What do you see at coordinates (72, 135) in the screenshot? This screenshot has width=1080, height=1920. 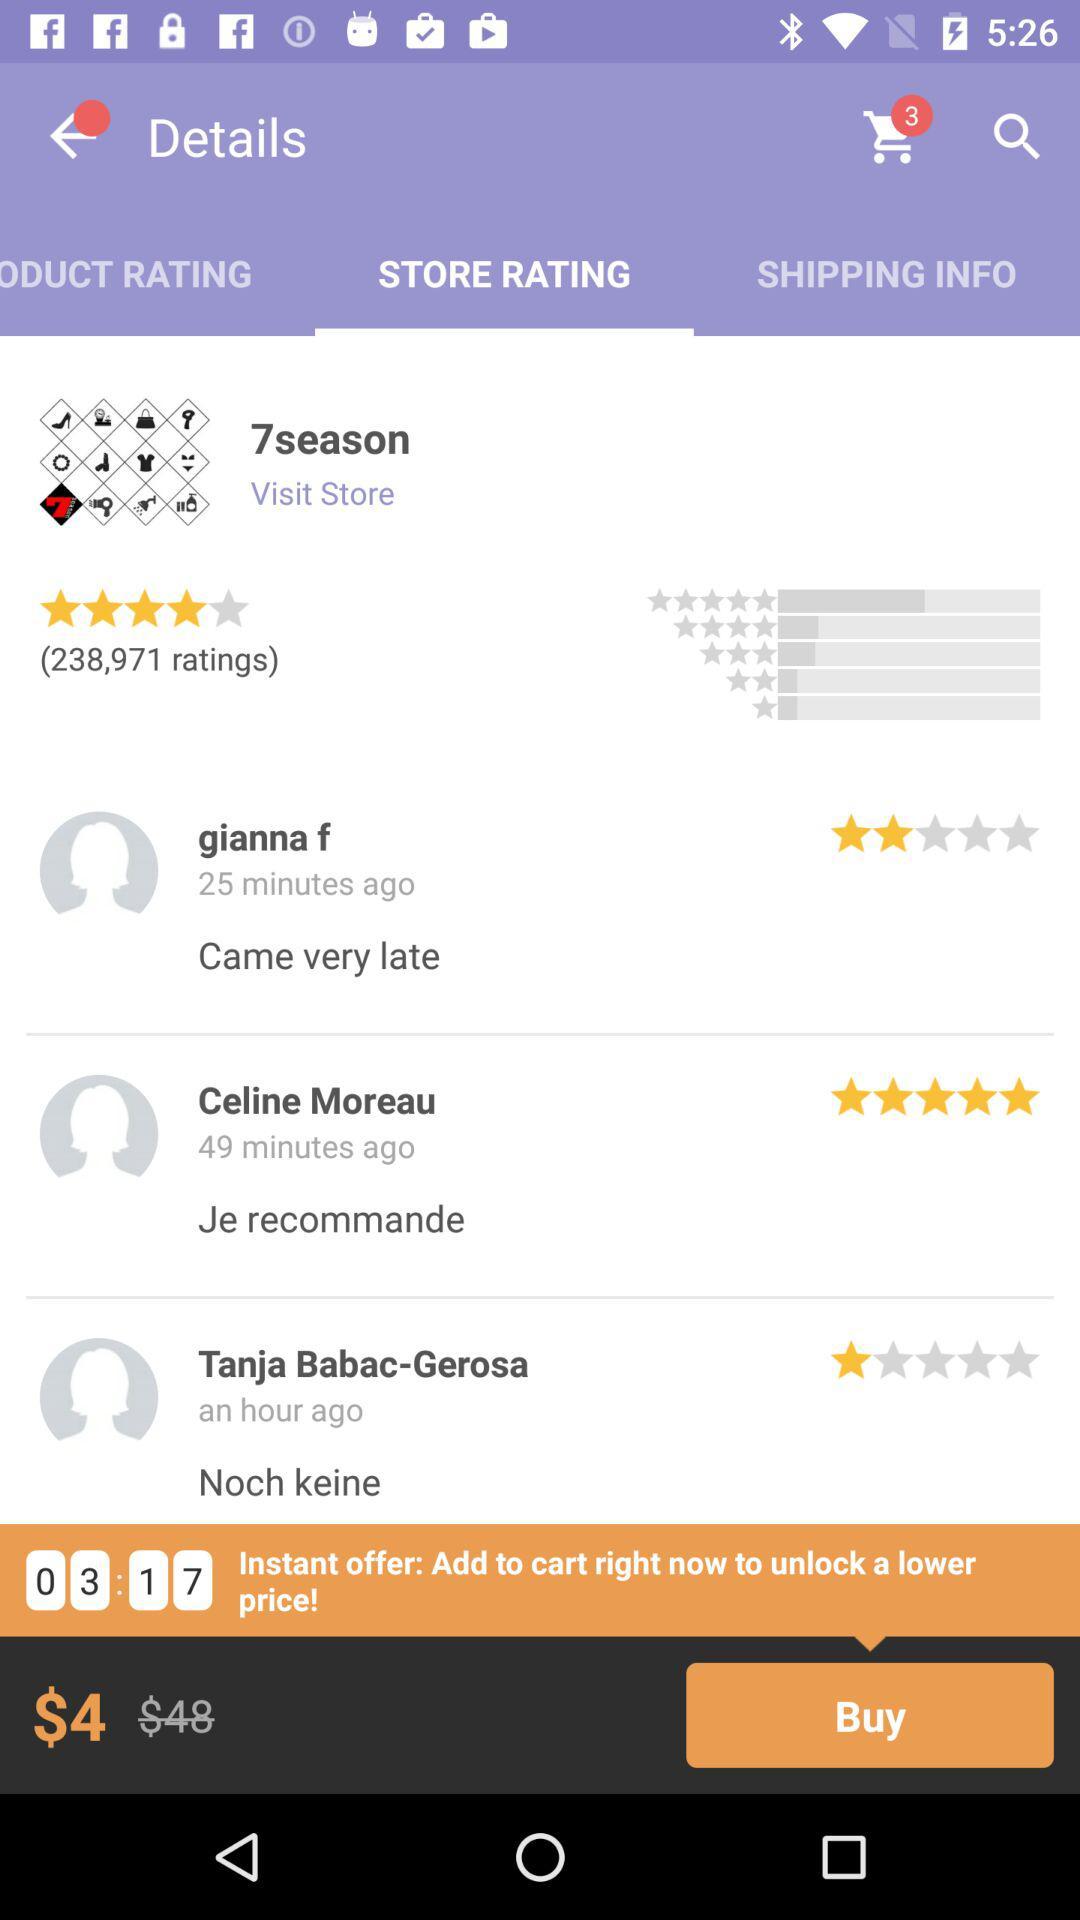 I see `item to the left of details` at bounding box center [72, 135].